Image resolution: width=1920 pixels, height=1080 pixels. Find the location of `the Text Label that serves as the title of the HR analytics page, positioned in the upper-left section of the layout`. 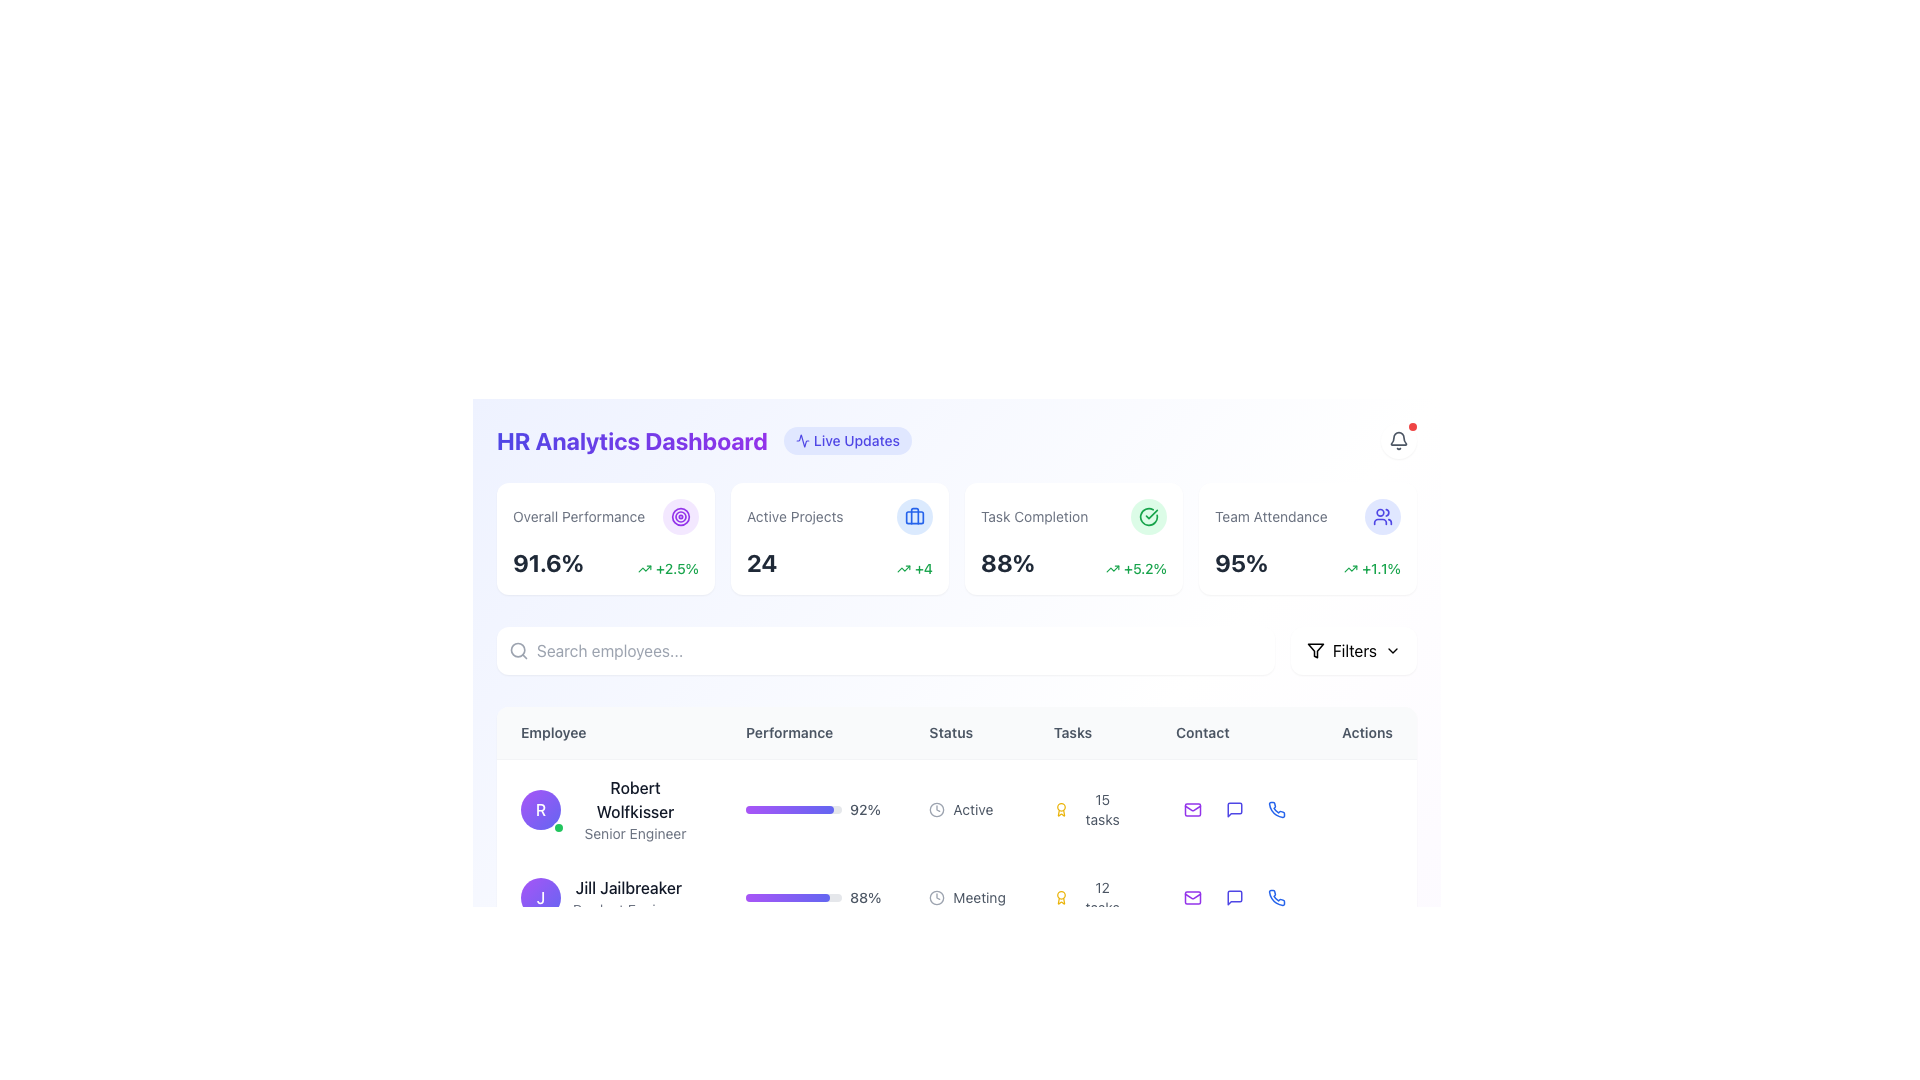

the Text Label that serves as the title of the HR analytics page, positioned in the upper-left section of the layout is located at coordinates (631, 439).